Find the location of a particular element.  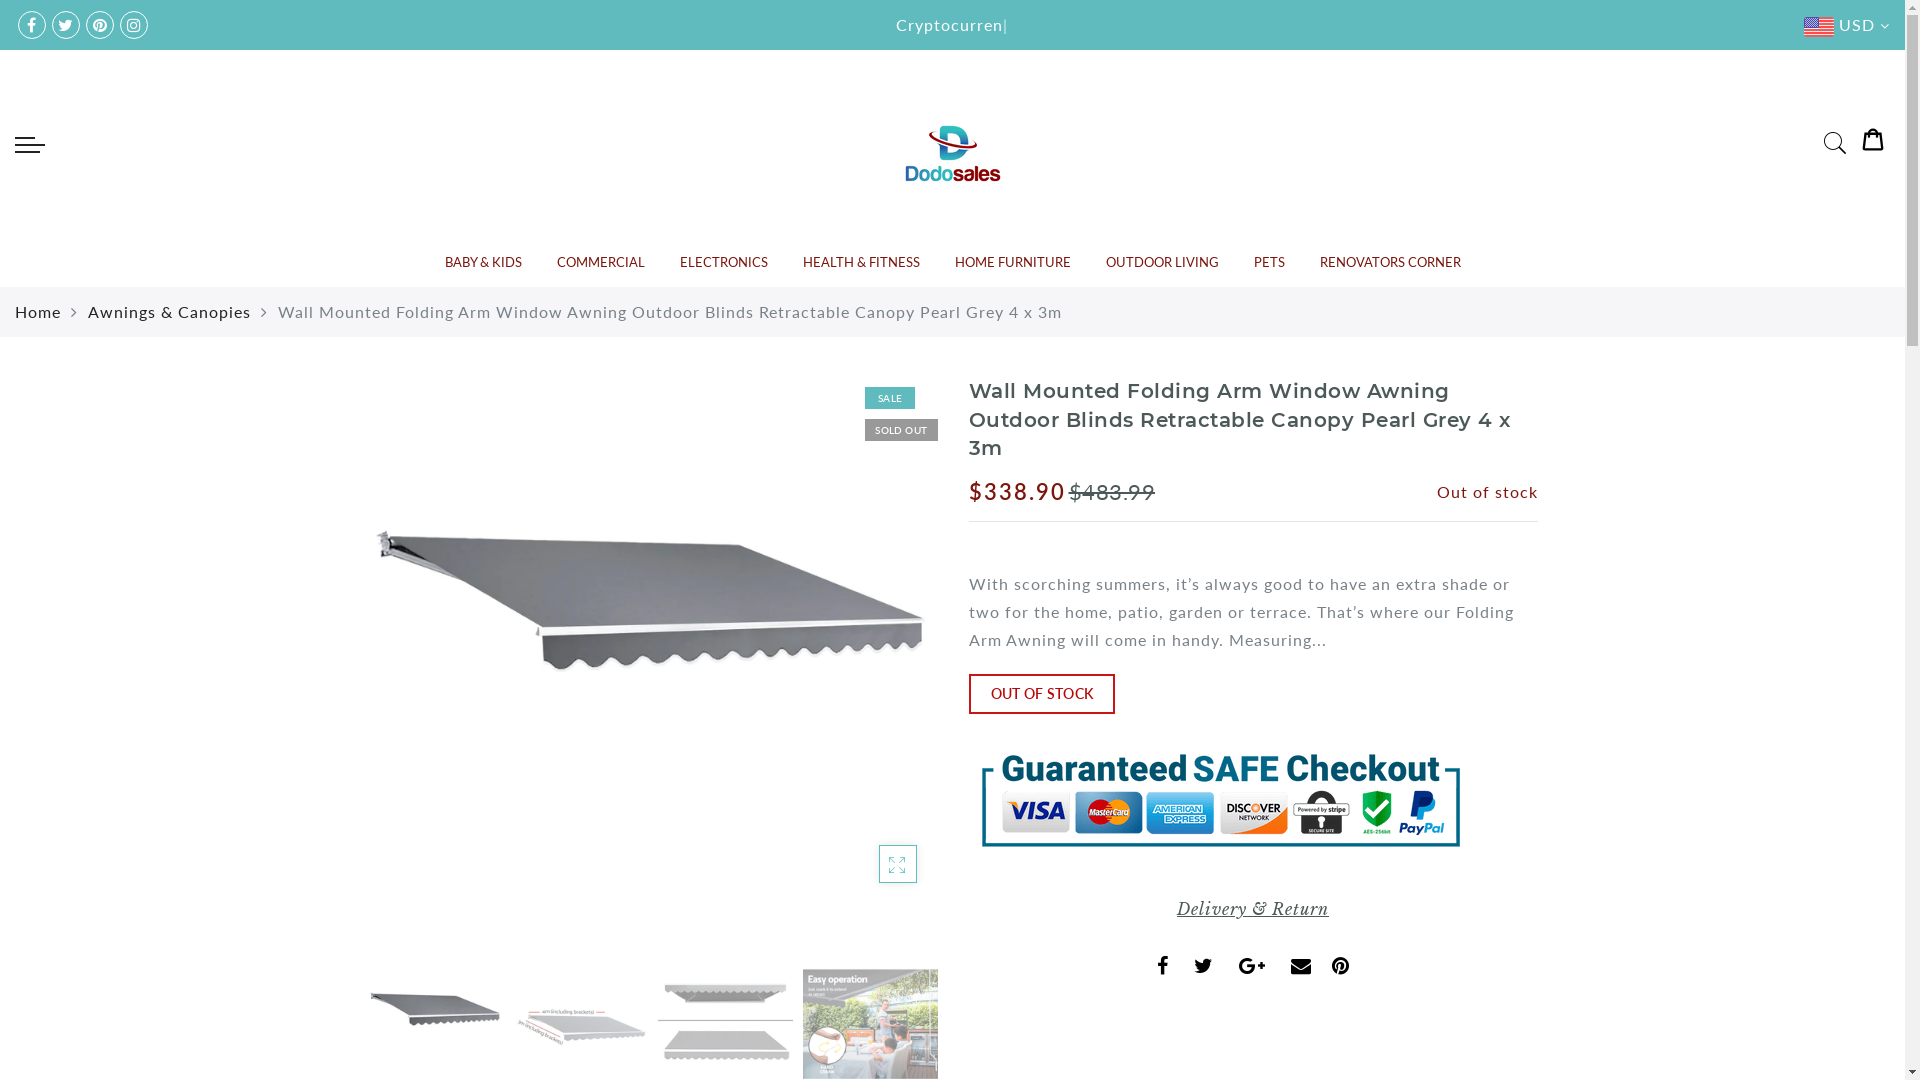

'View your shopping cart' is located at coordinates (1871, 142).